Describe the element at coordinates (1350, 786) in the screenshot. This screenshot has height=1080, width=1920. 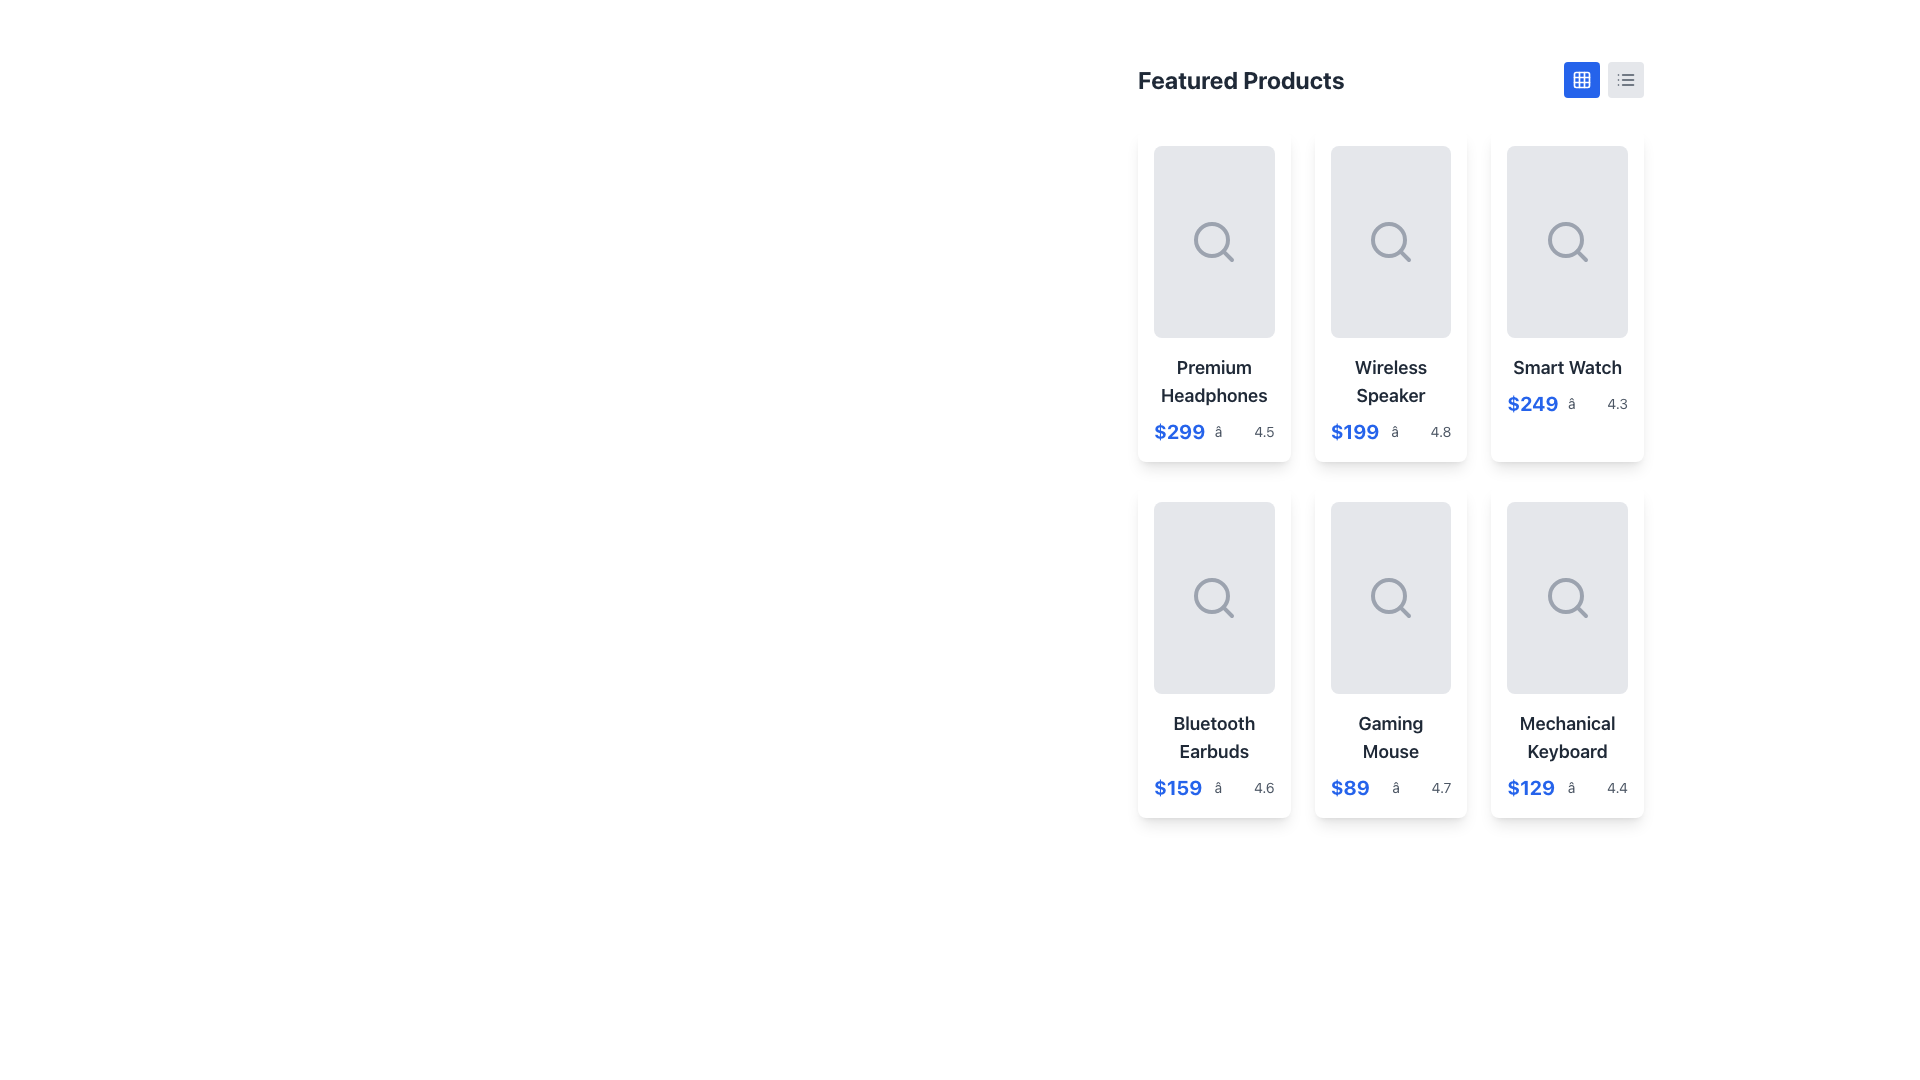
I see `contents of the text label displaying the price '$89', which is styled in a bold and large blue font at the bottom section of the 'Gaming Mouse' card` at that location.